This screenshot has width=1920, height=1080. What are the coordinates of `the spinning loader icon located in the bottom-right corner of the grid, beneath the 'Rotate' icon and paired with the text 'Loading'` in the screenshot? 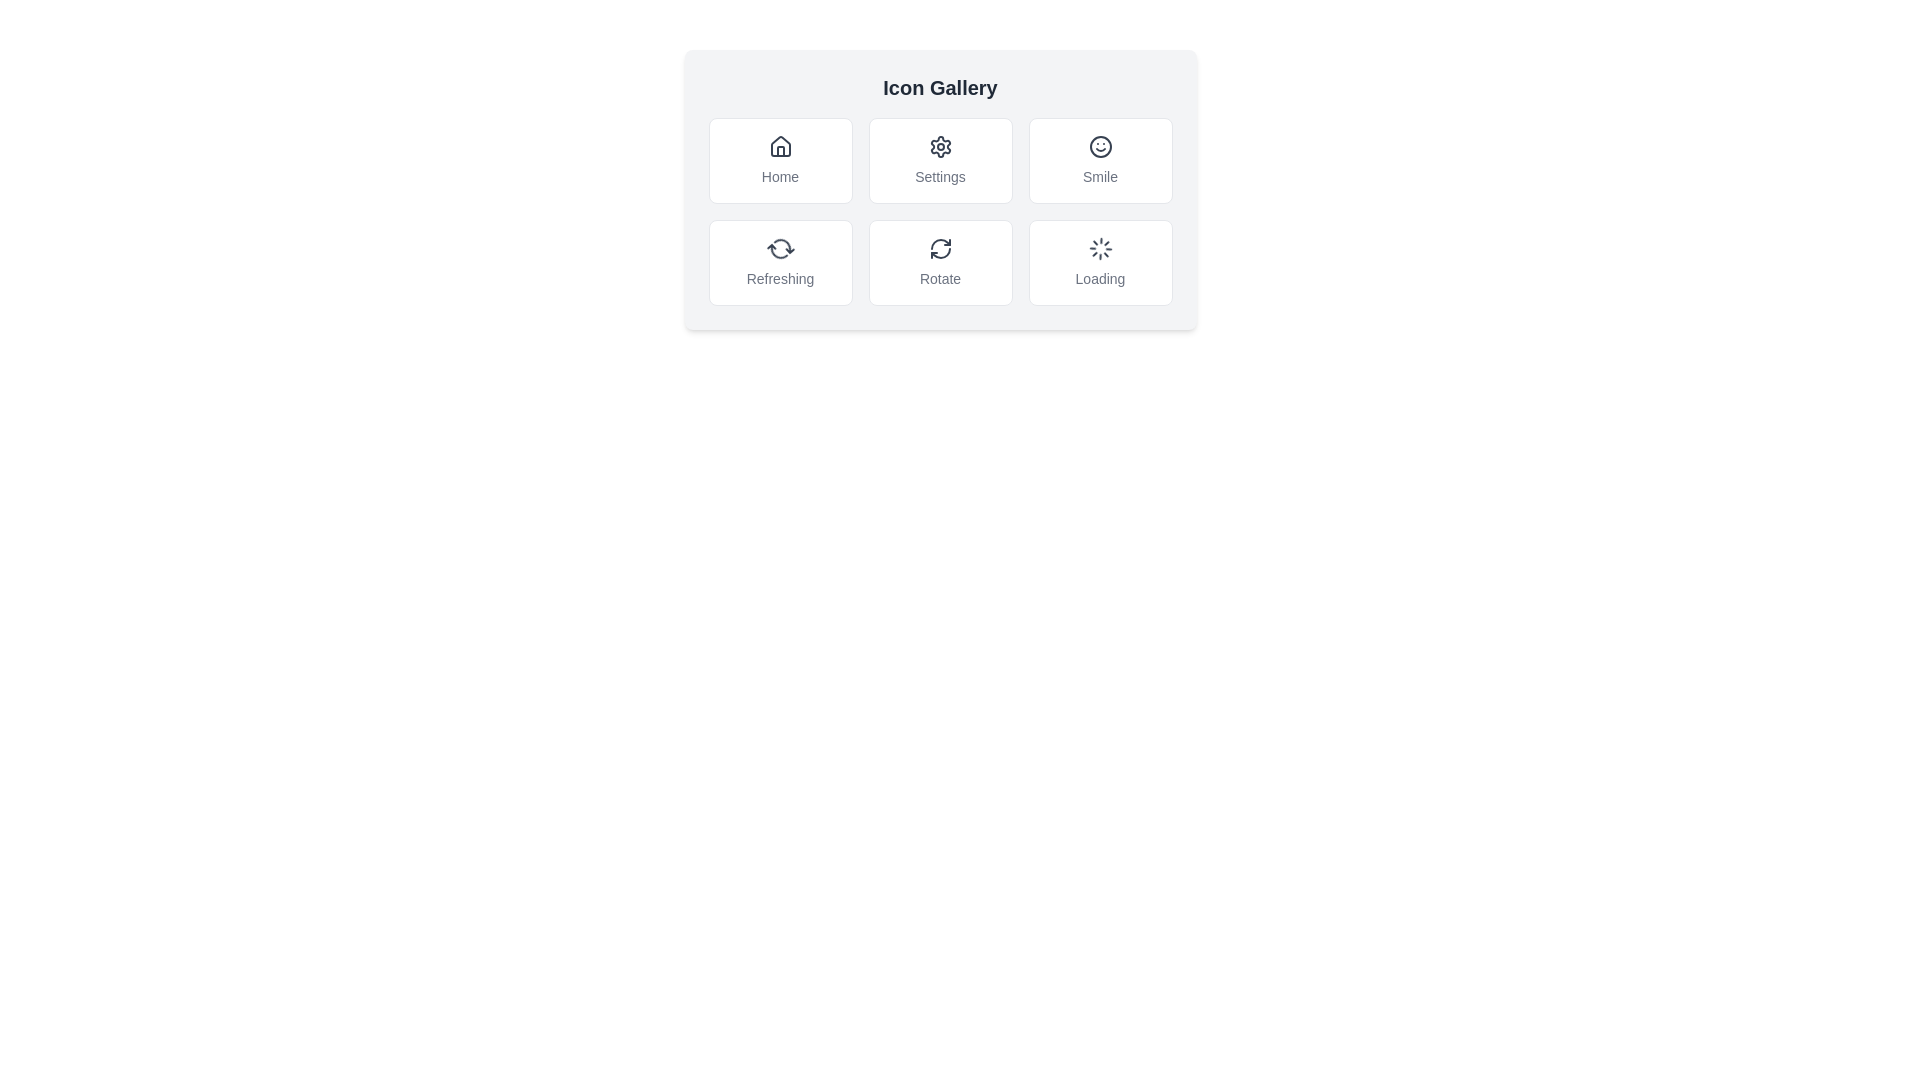 It's located at (1099, 248).